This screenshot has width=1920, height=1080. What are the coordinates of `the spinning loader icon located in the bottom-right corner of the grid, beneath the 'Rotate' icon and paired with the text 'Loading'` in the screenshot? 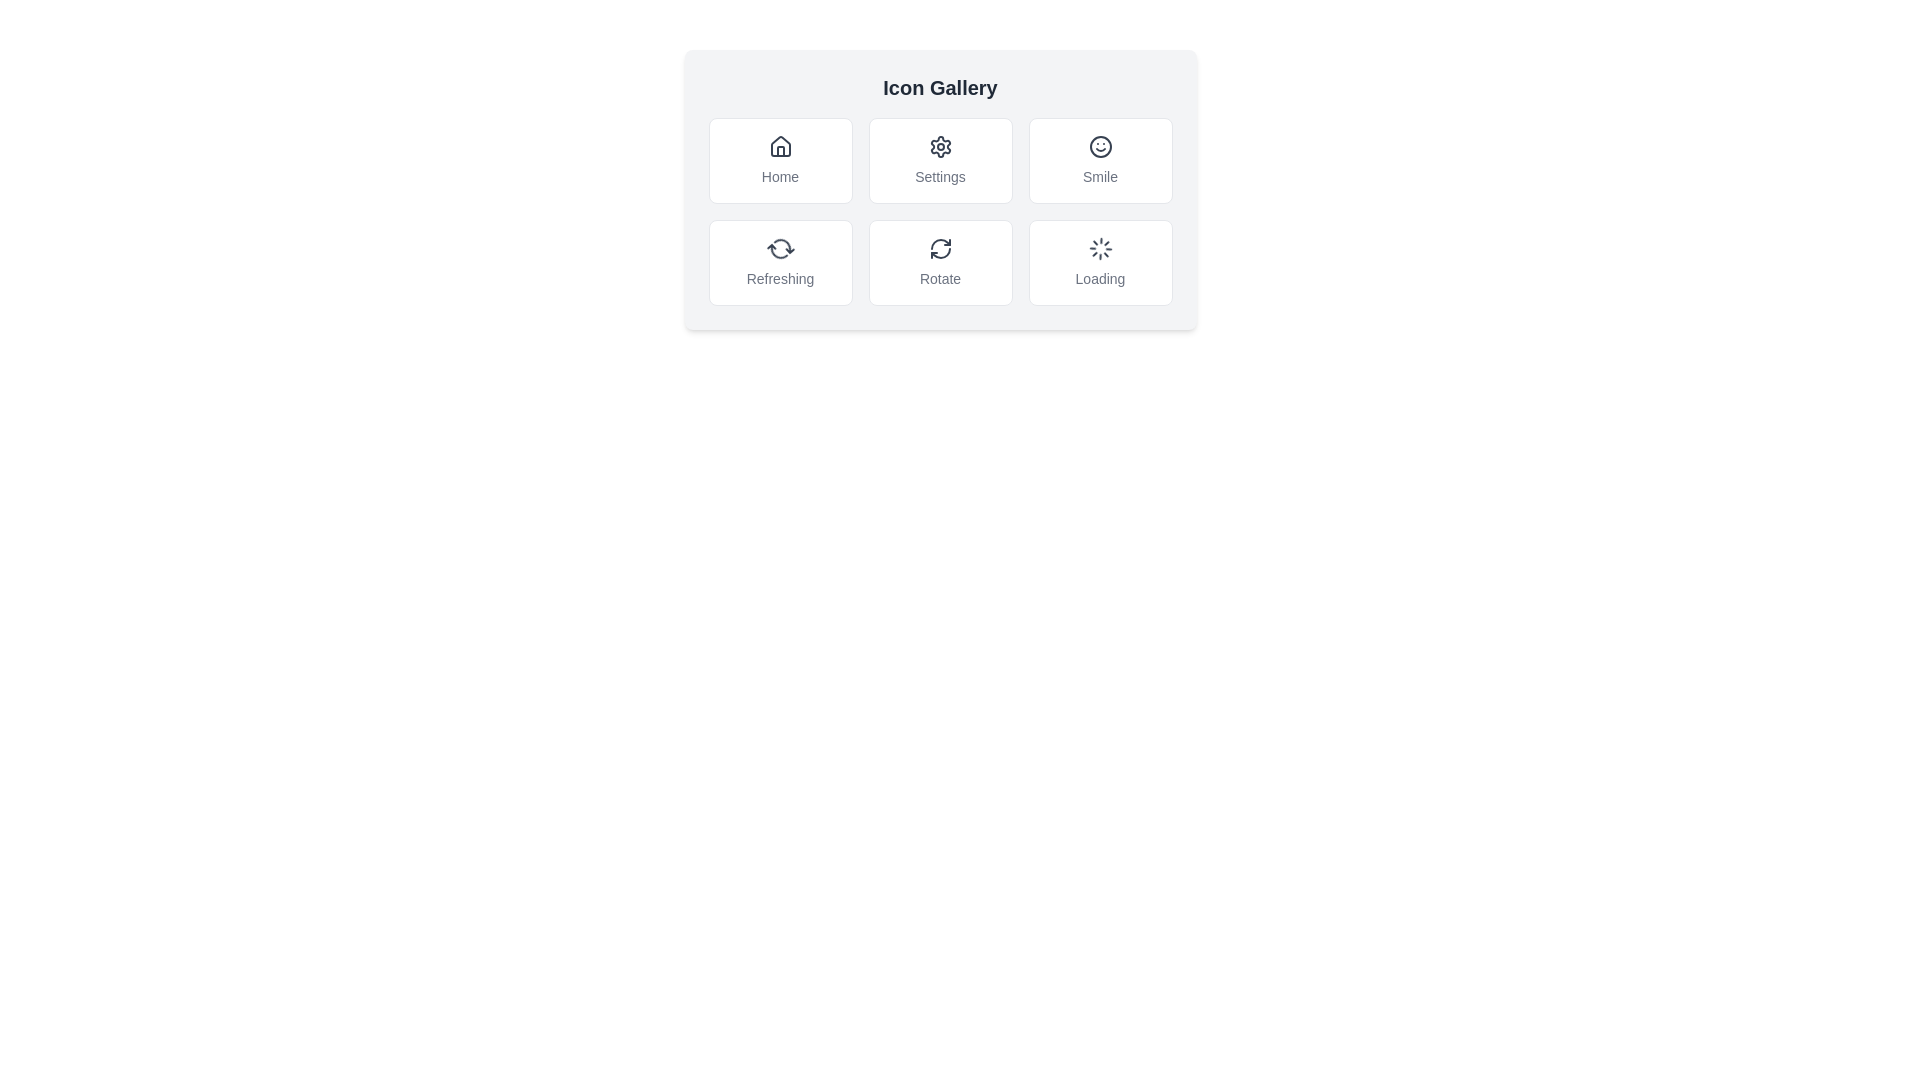 It's located at (1099, 248).